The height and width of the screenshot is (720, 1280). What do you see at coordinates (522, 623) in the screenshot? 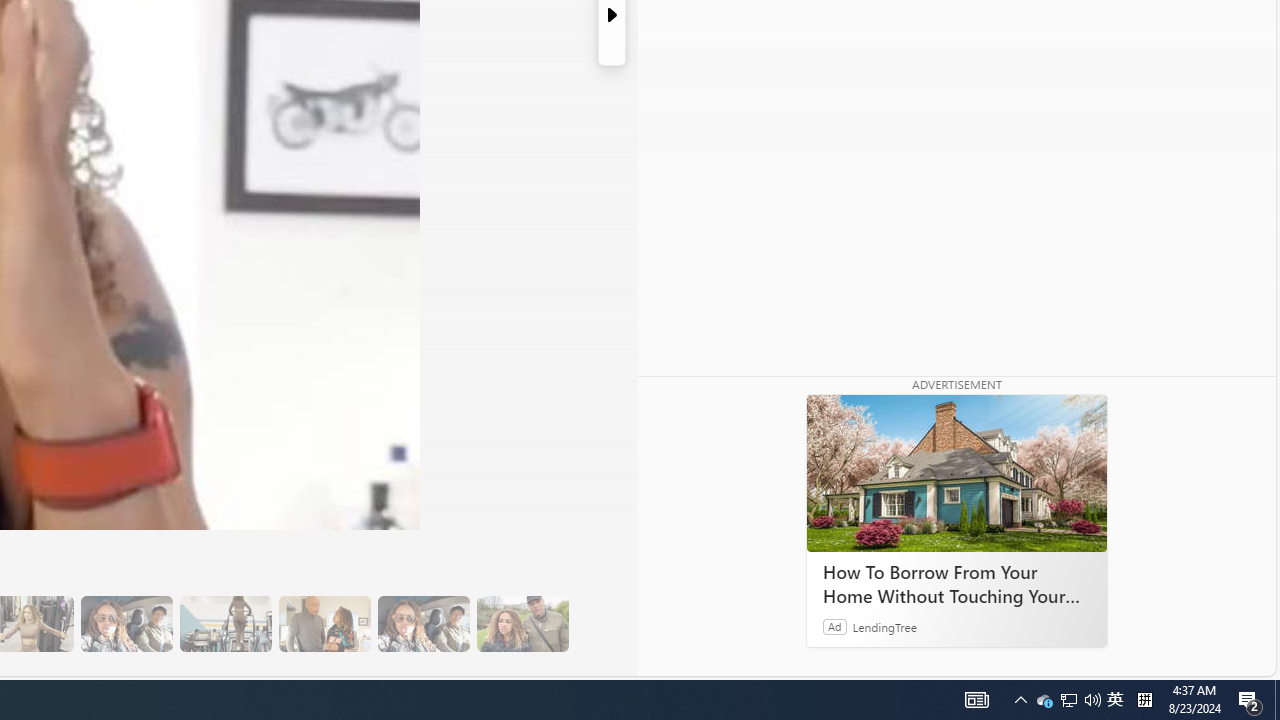
I see `'20 Overall, It Will Improve Your Health'` at bounding box center [522, 623].